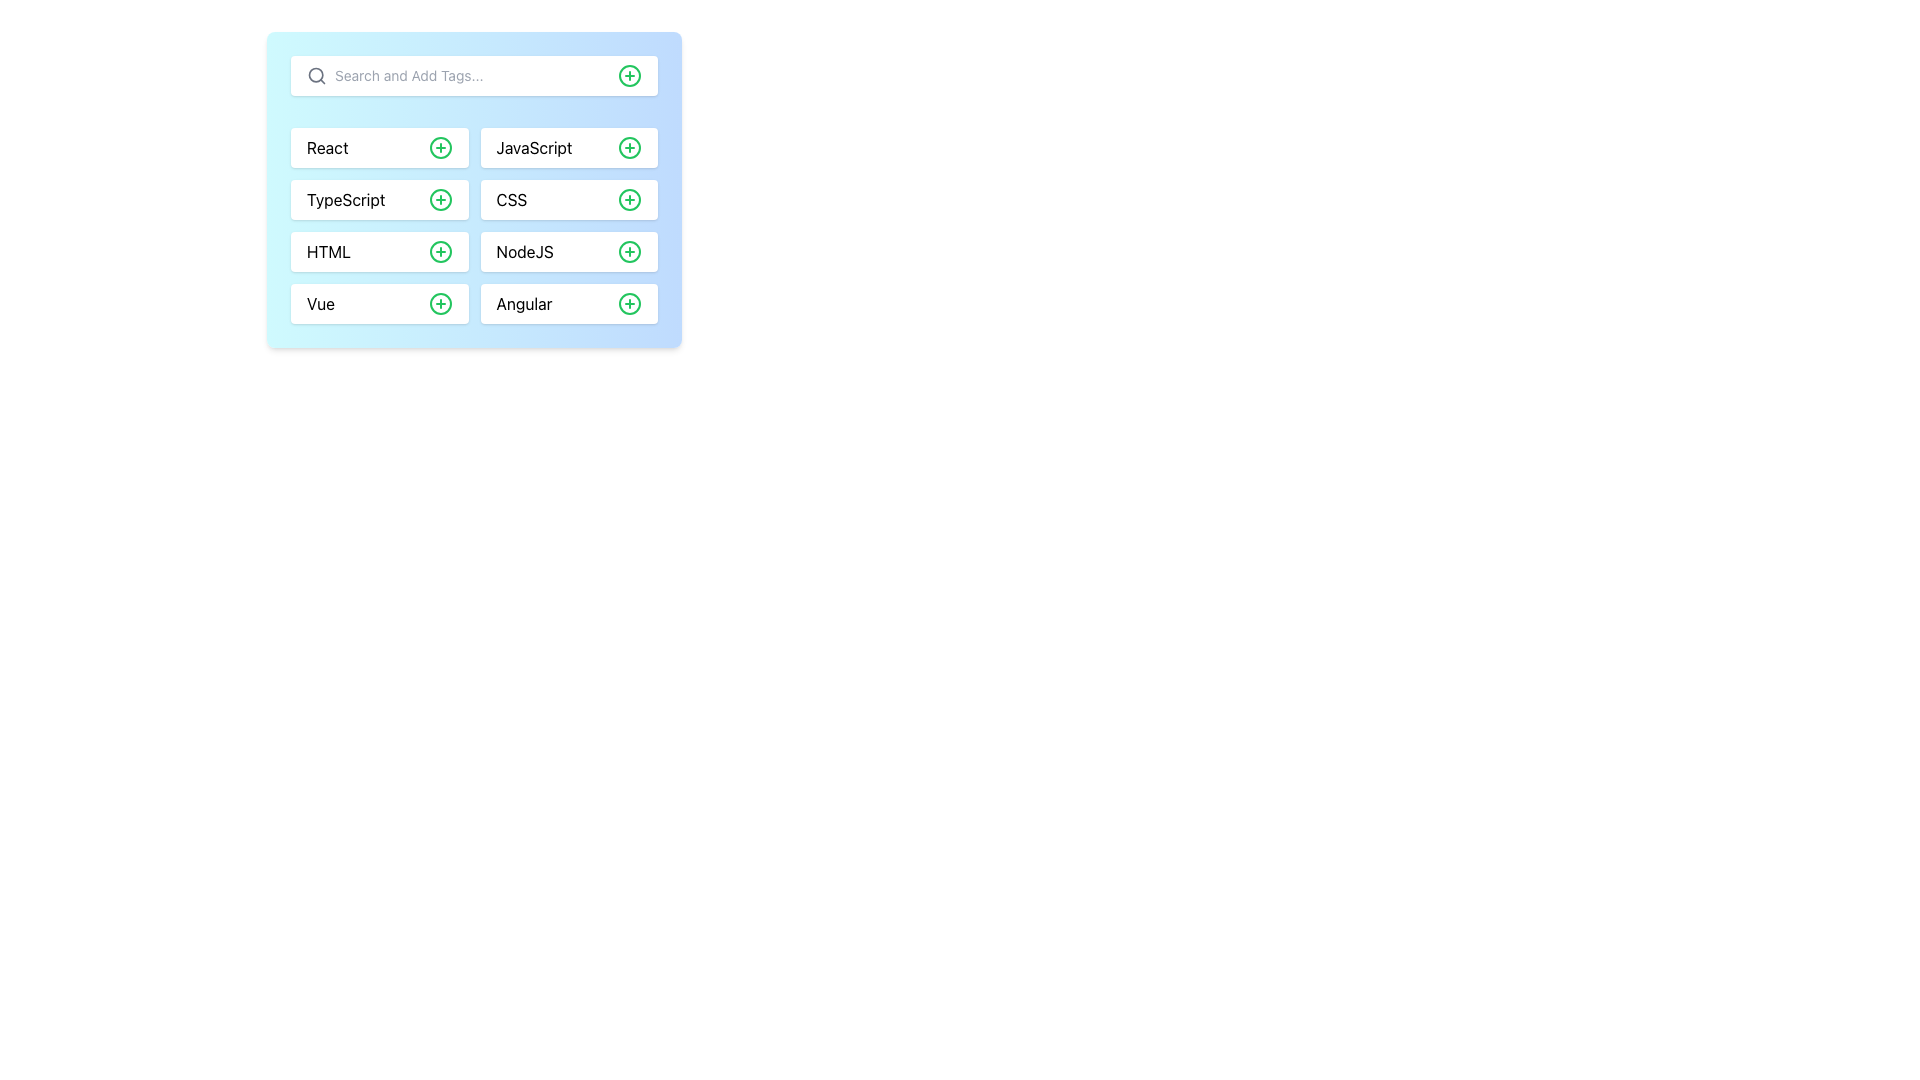  Describe the element at coordinates (439, 304) in the screenshot. I see `the button located to the right side of the 'Vue' label in the options list` at that location.